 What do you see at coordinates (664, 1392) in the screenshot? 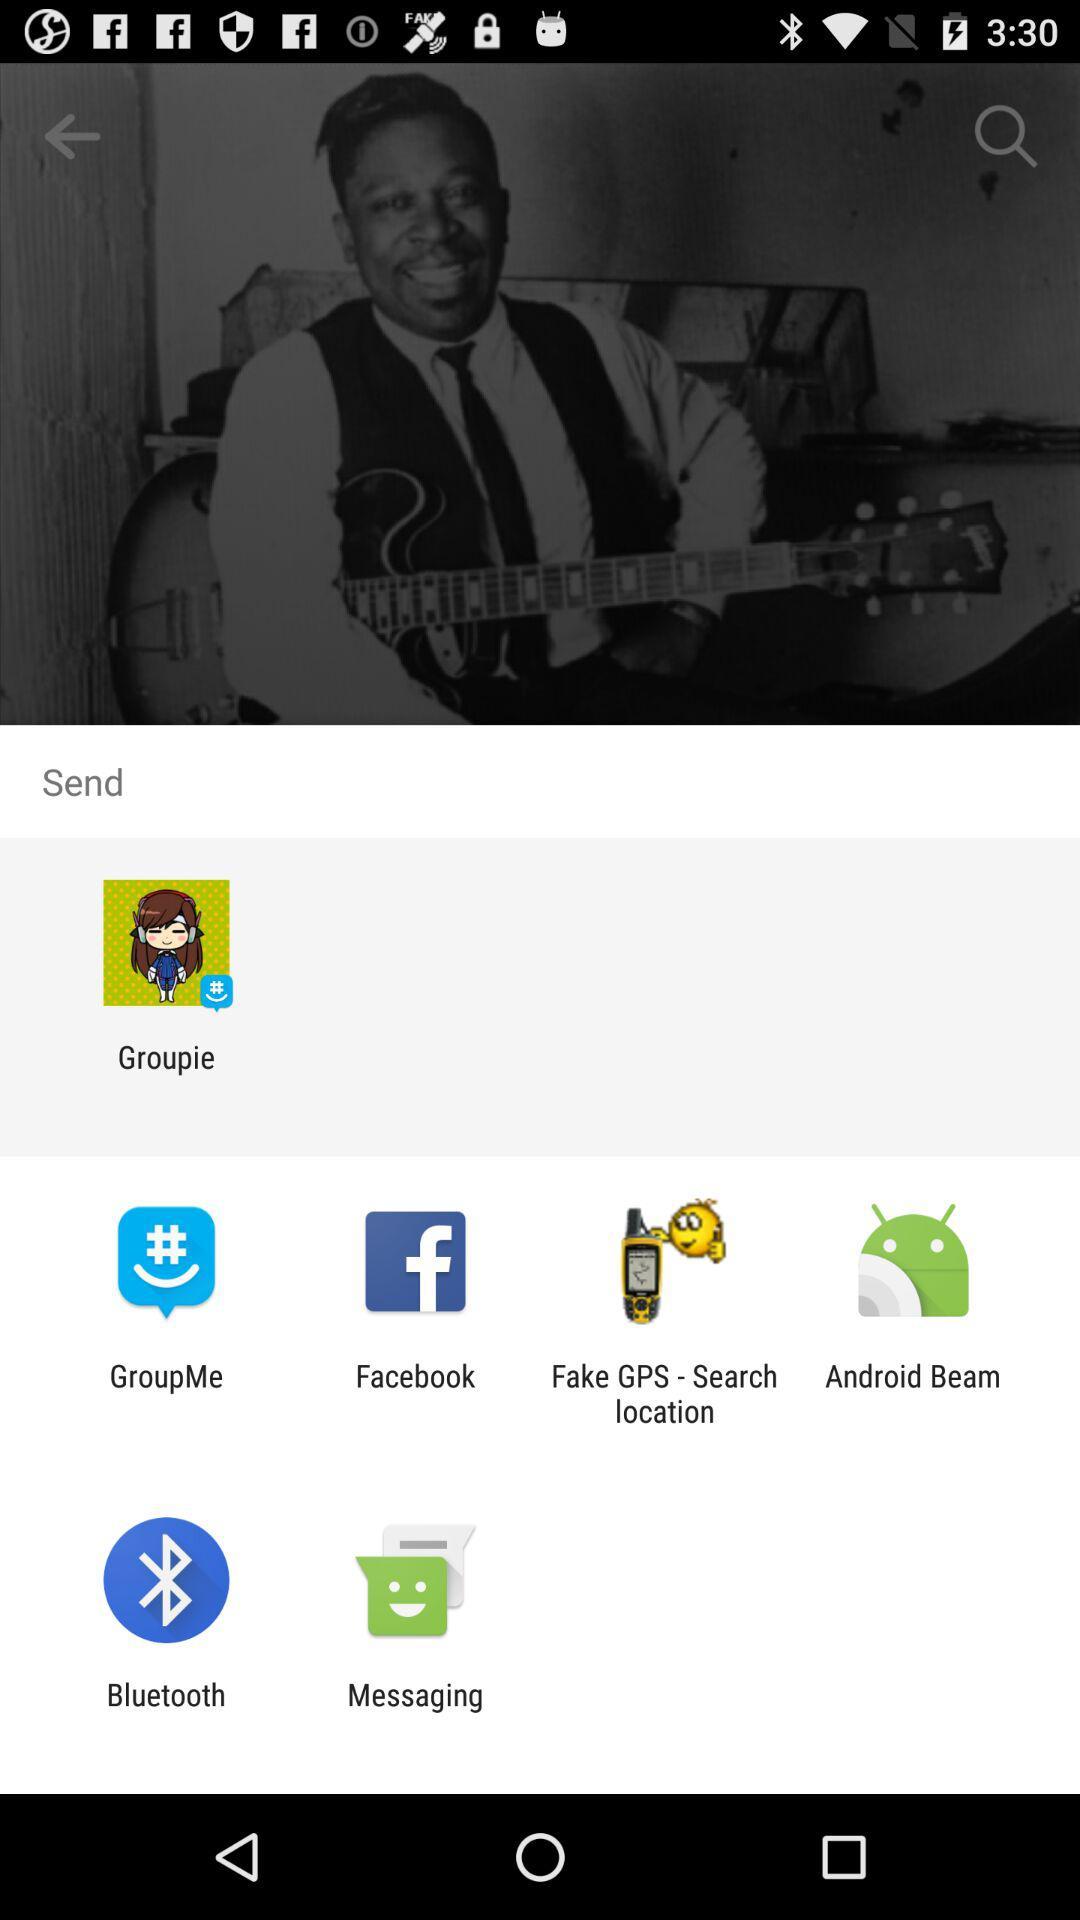
I see `fake gps search app` at bounding box center [664, 1392].